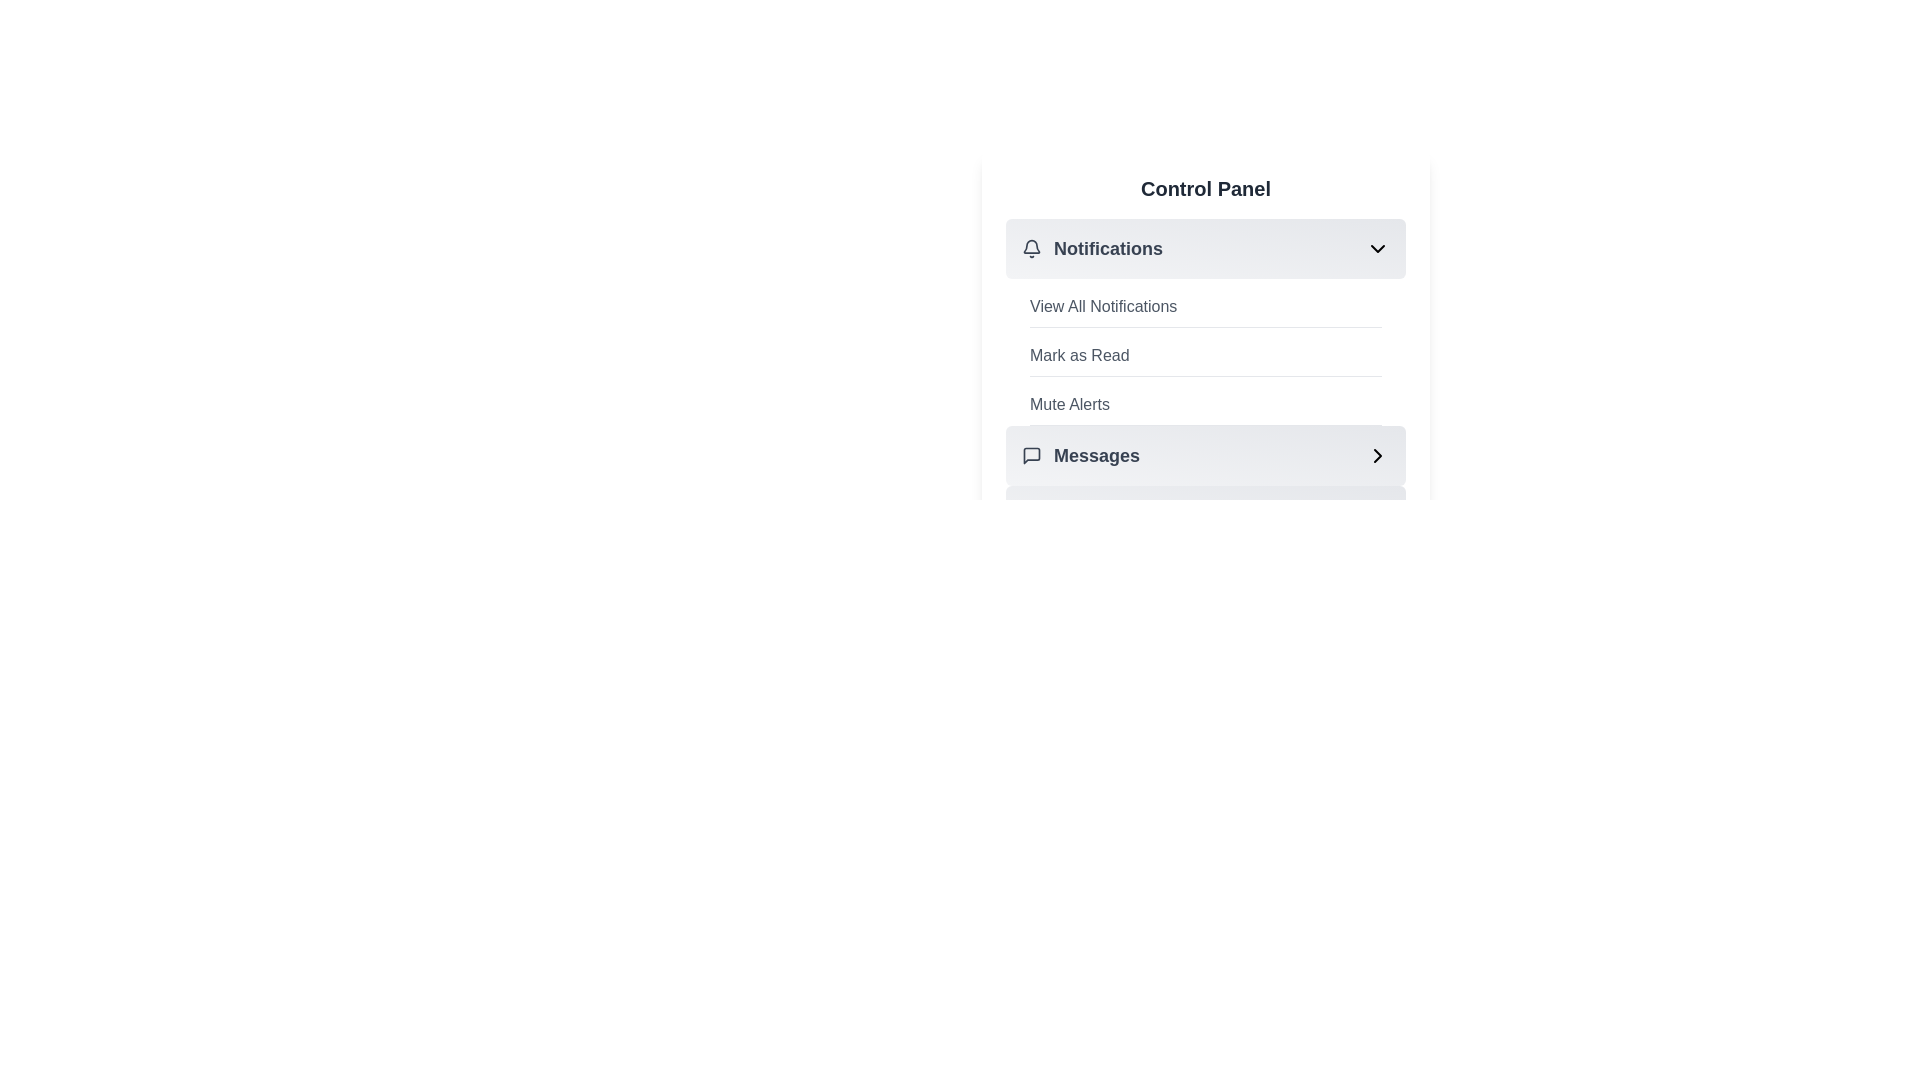 The width and height of the screenshot is (1920, 1080). I want to click on the 'Control Panel' static text label, which is styled in bold gray font and positioned at the top of its containing panel, so click(1204, 189).